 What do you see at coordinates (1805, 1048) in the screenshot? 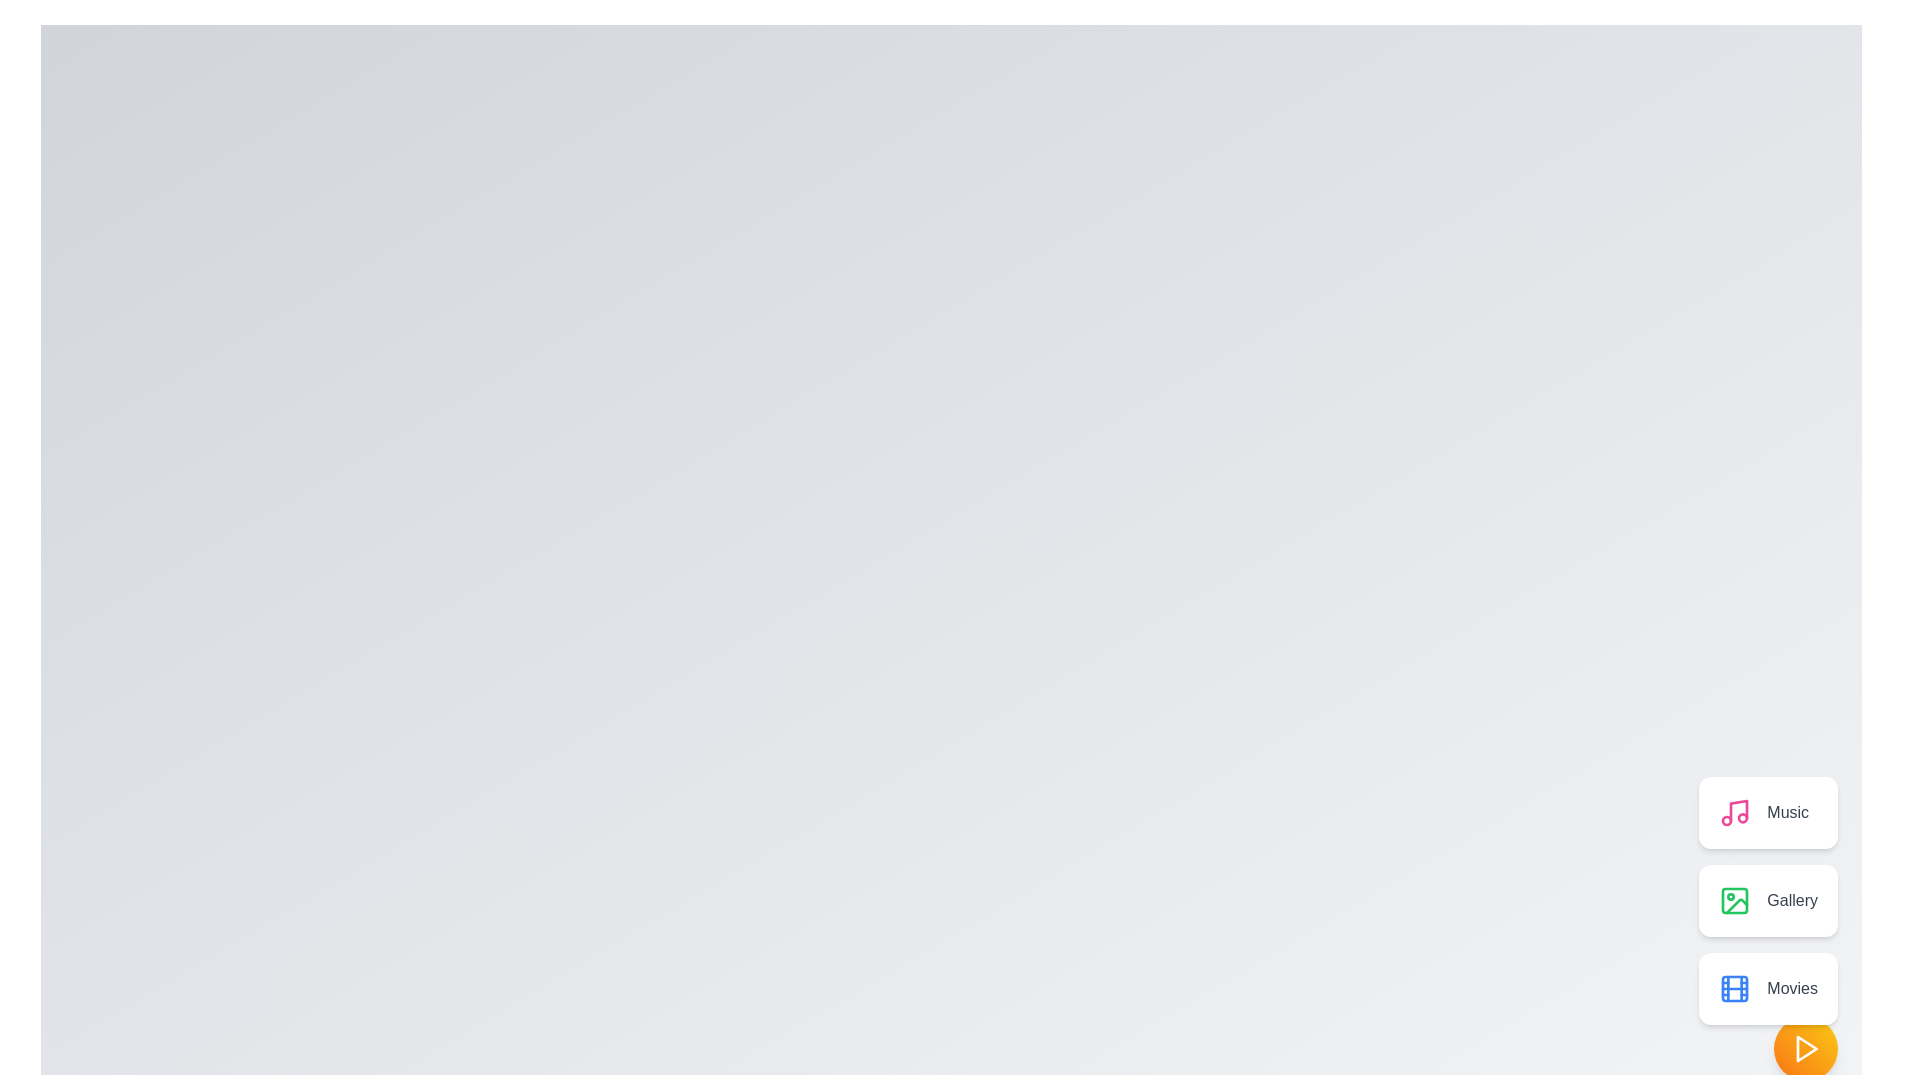
I see `floating action button to toggle the menu visibility` at bounding box center [1805, 1048].